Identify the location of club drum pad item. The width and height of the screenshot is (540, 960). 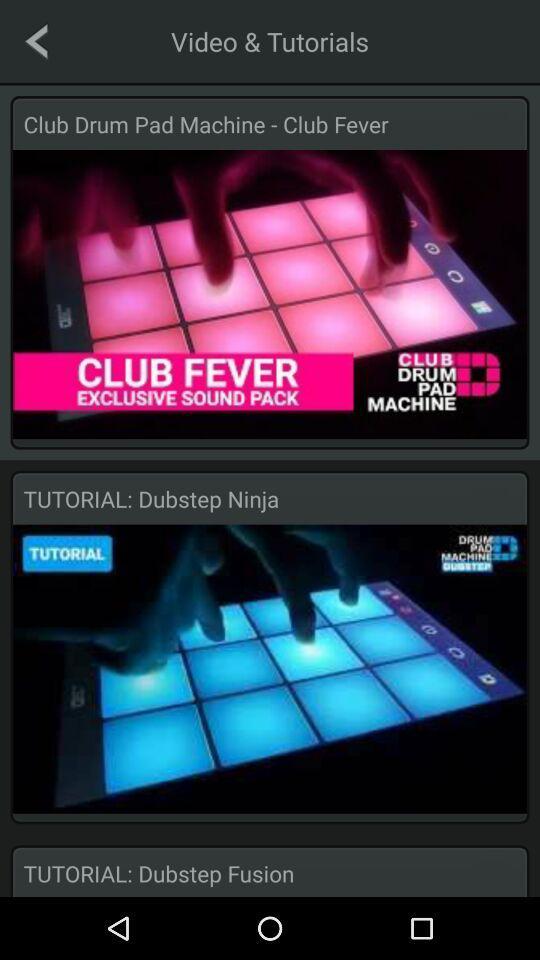
(270, 123).